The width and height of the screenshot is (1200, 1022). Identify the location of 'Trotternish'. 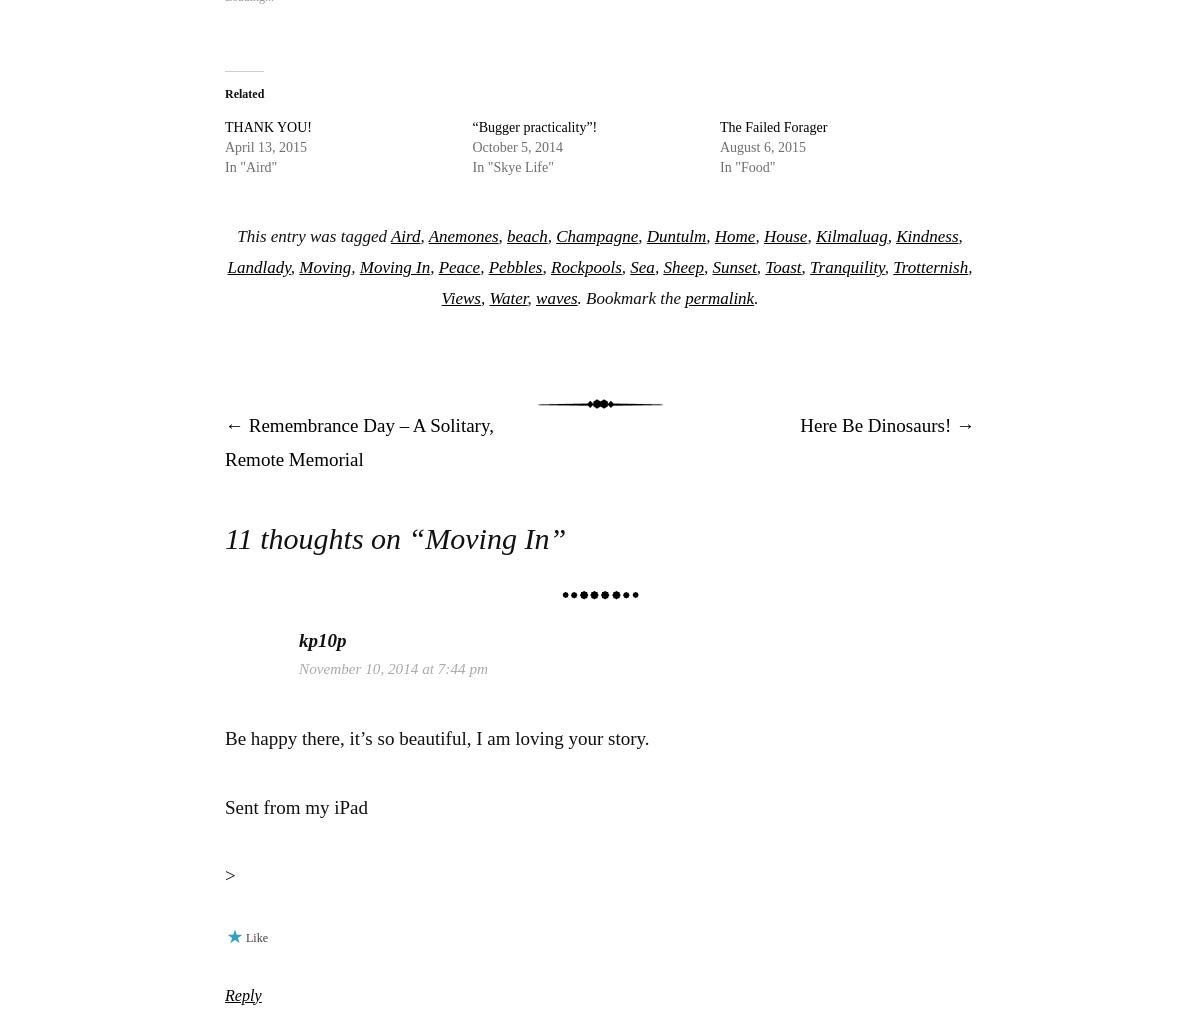
(930, 267).